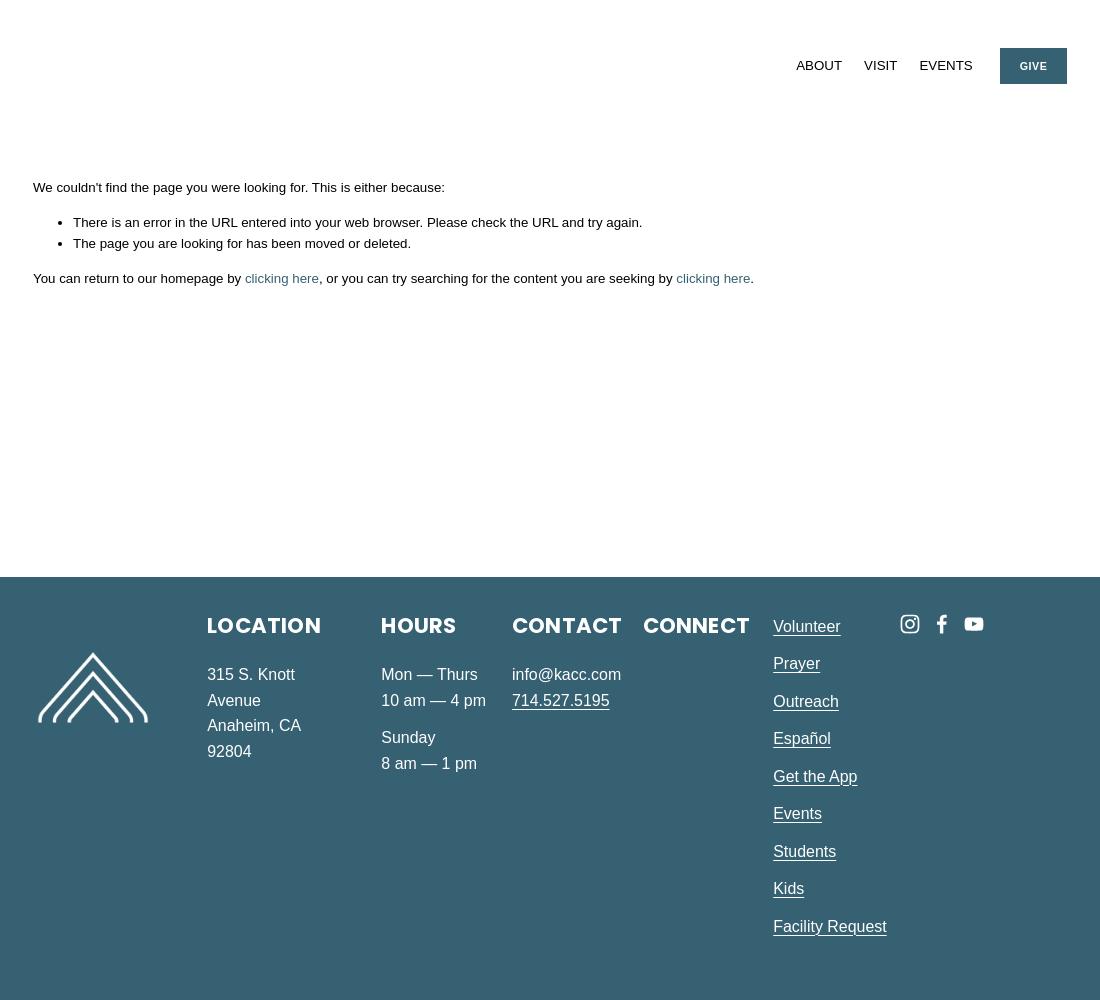 The image size is (1100, 1000). What do you see at coordinates (242, 241) in the screenshot?
I see `'The page you are looking for has been moved or deleted.'` at bounding box center [242, 241].